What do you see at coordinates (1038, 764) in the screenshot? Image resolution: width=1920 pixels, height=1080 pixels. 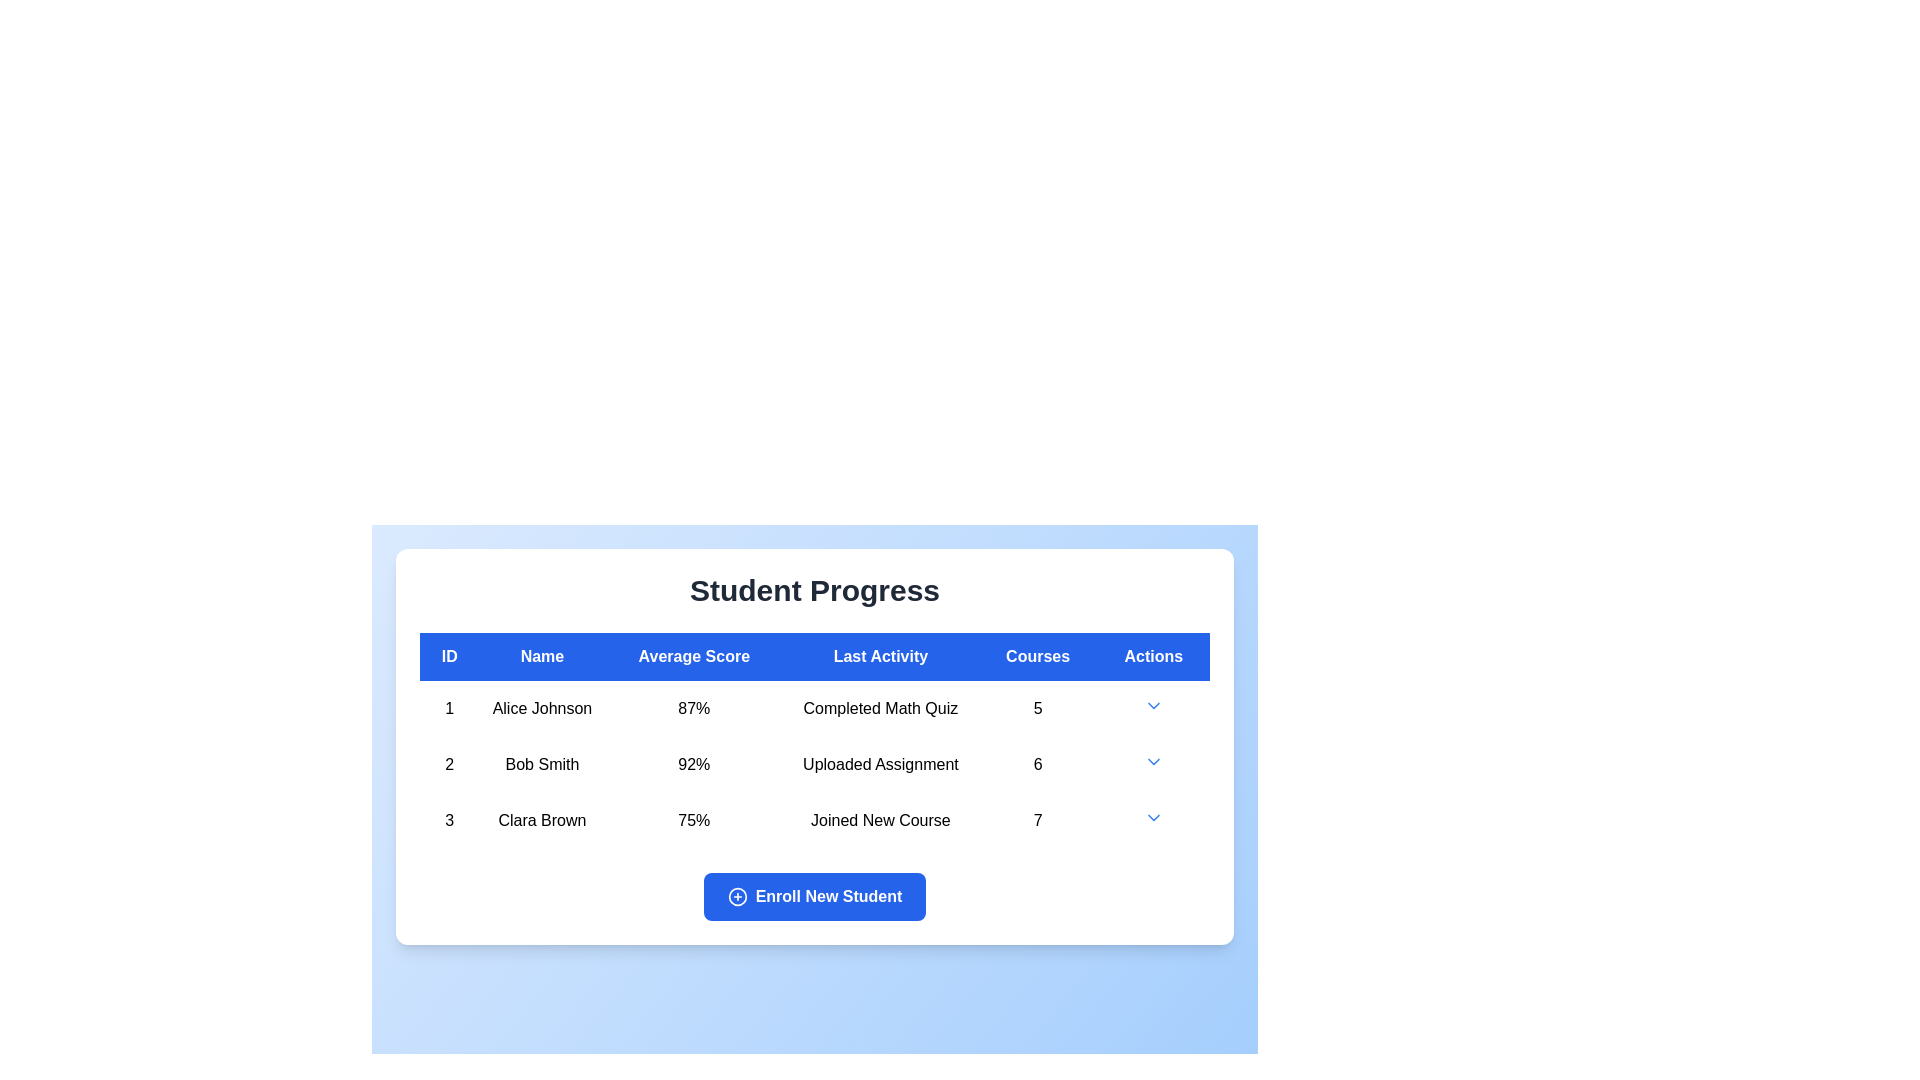 I see `the read-only text element displaying the numerical count of courses for student Bob Smith, located in the 'Courses' column of the second row in the 'Student Progress' table` at bounding box center [1038, 764].